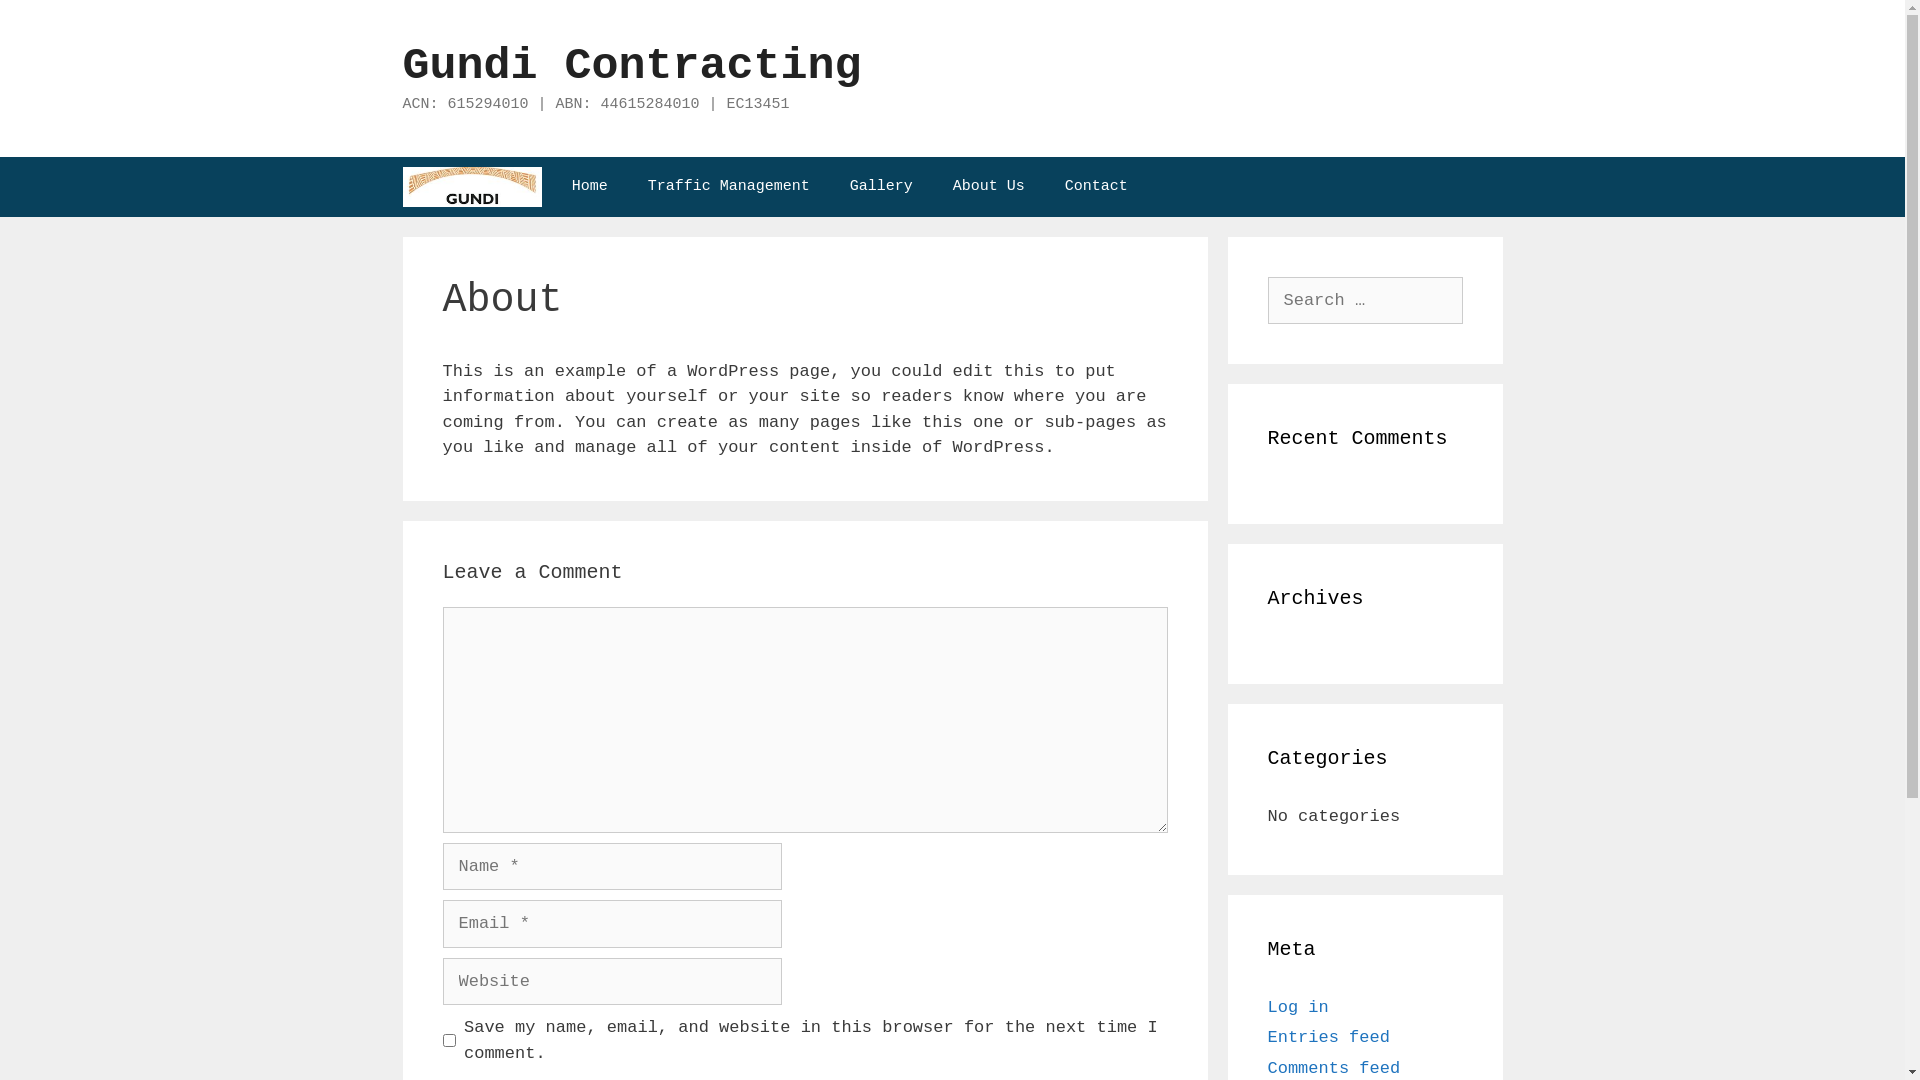  What do you see at coordinates (470, 185) in the screenshot?
I see `'Gundi Contracting'` at bounding box center [470, 185].